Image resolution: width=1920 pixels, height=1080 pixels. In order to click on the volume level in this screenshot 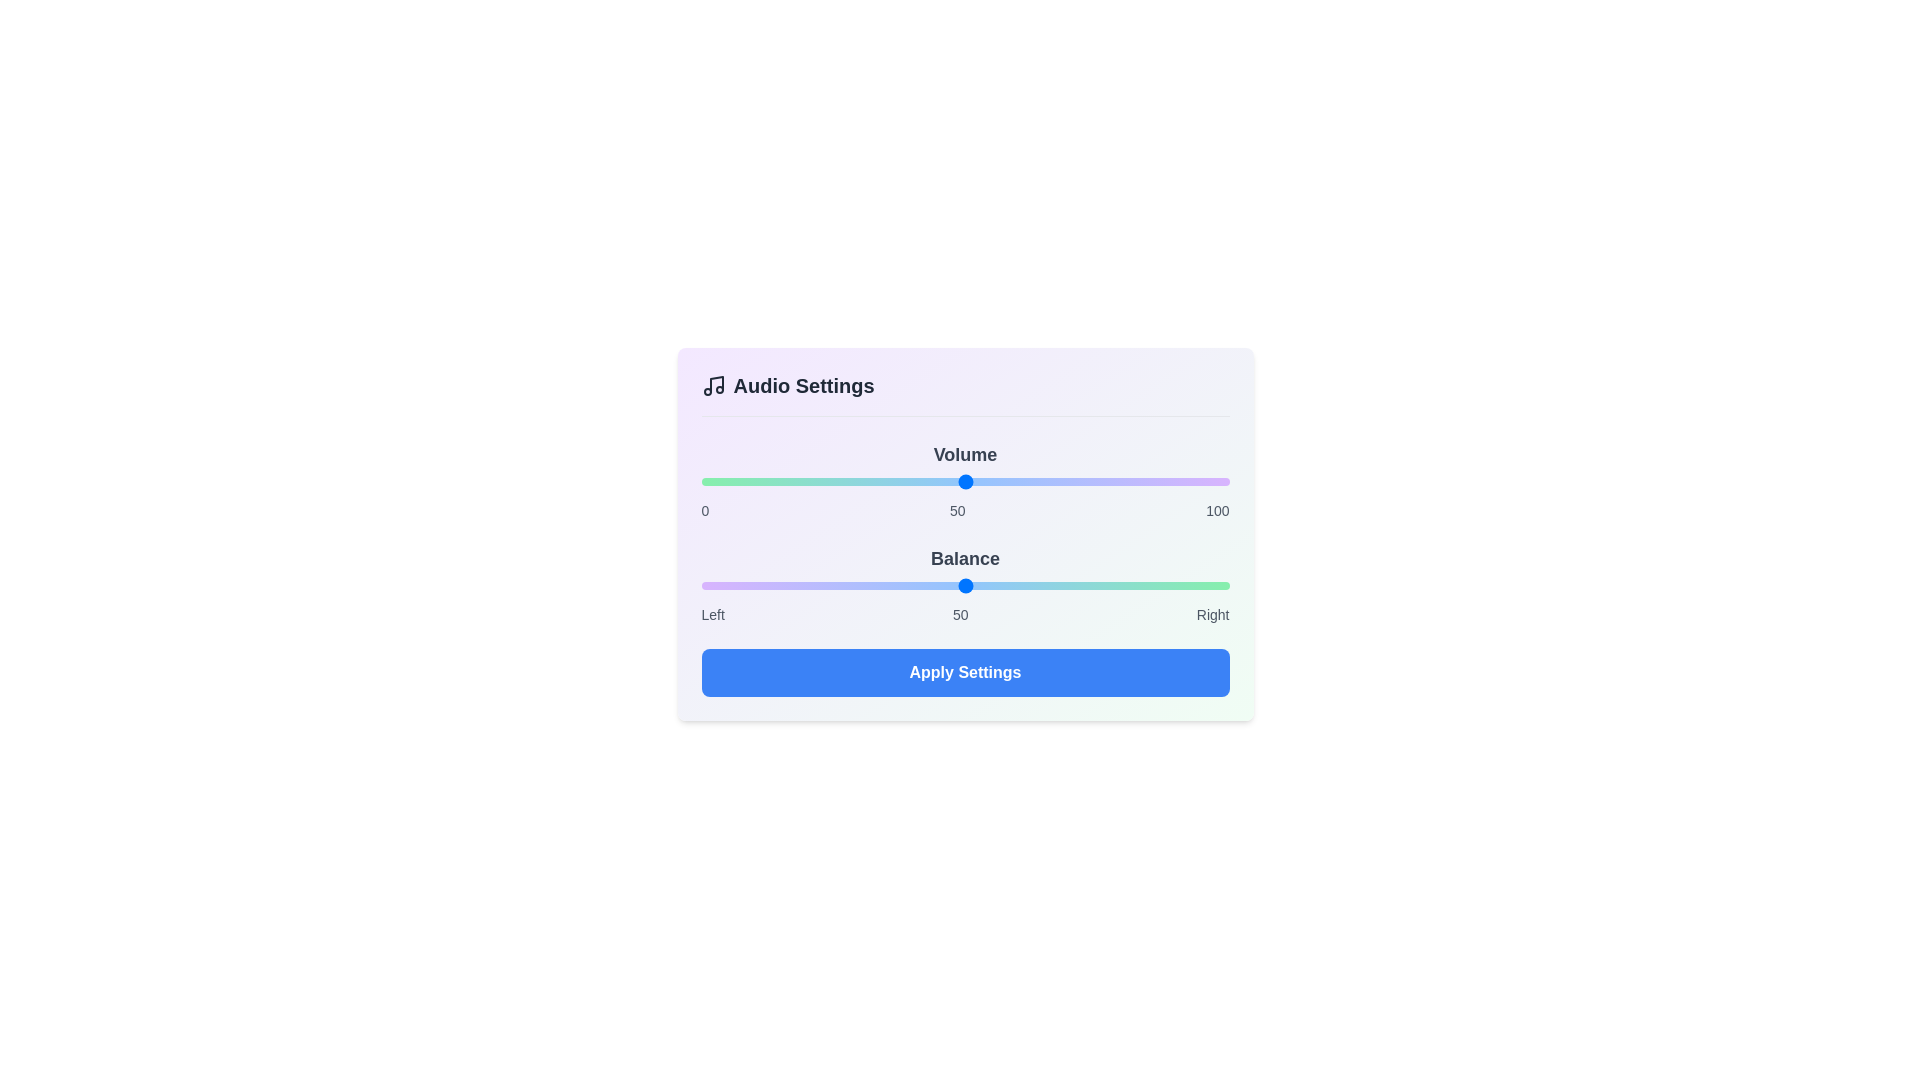, I will do `click(795, 482)`.